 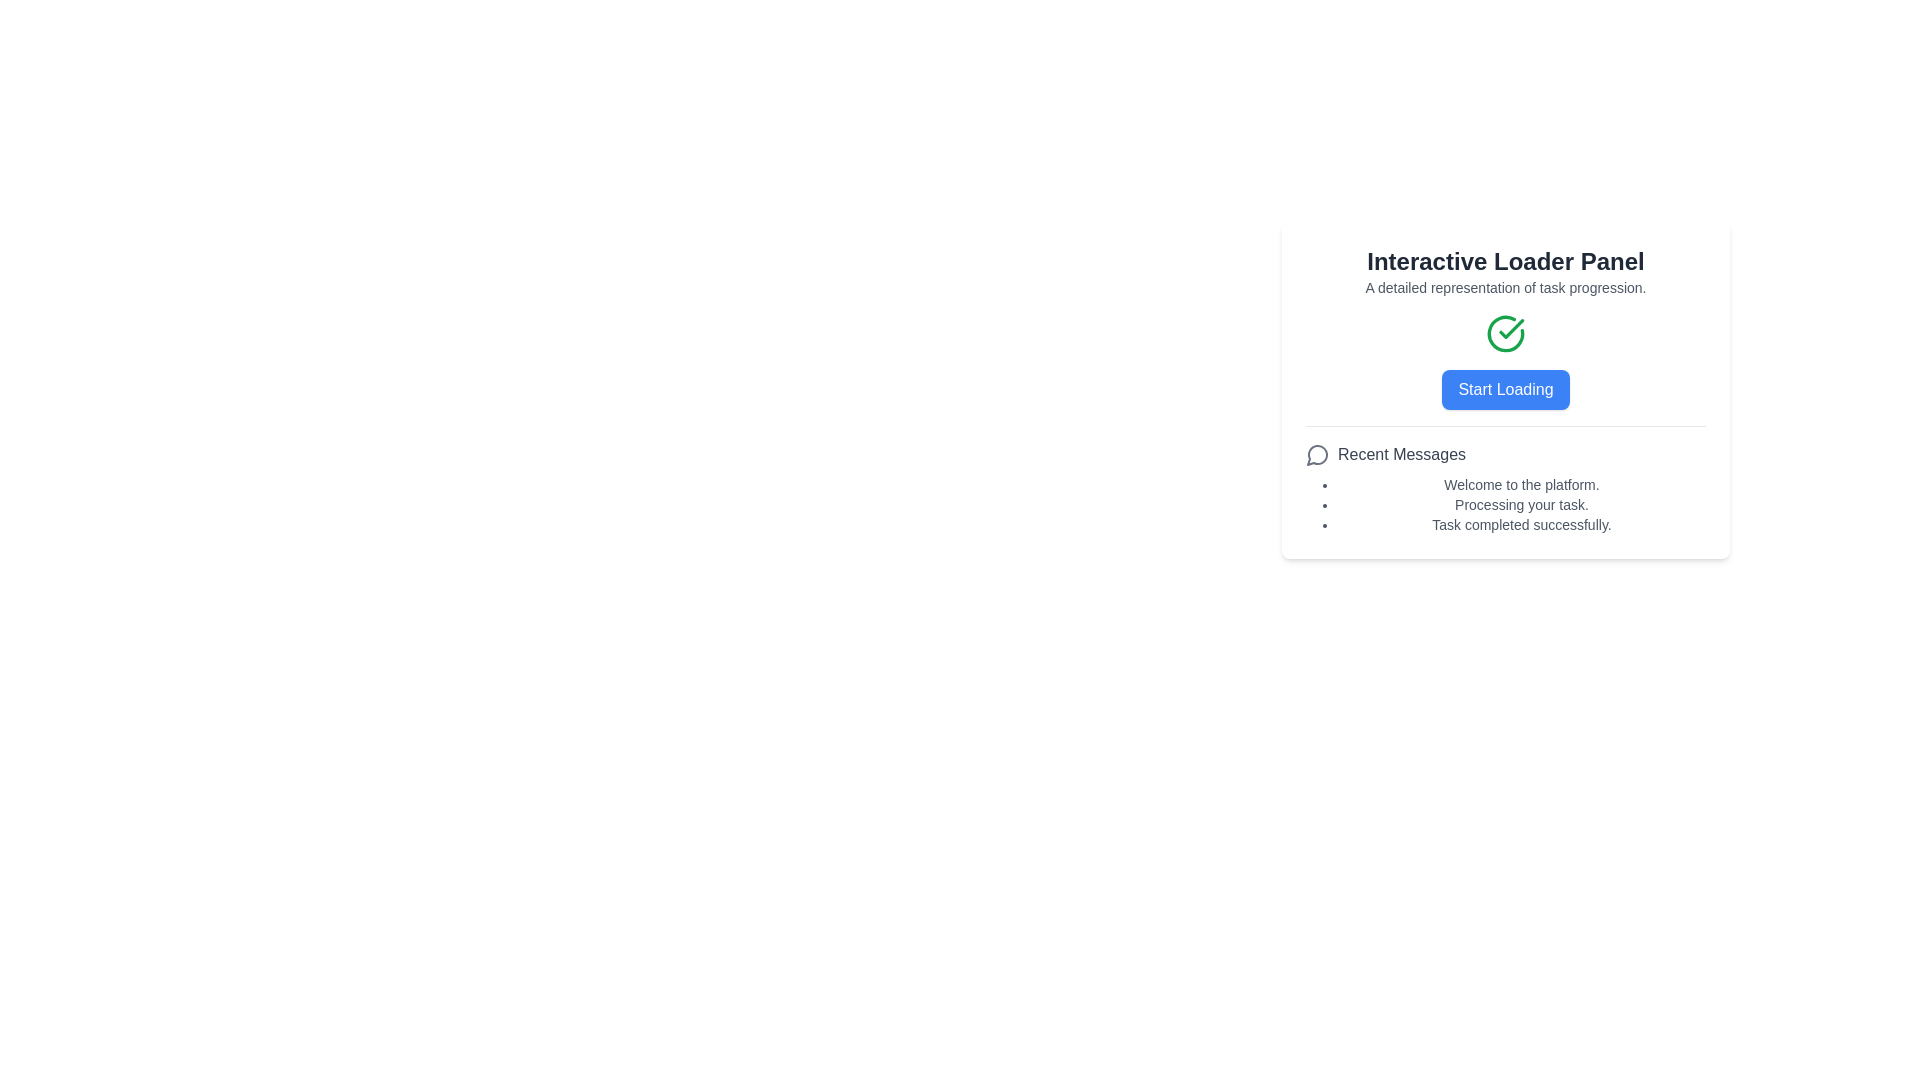 What do you see at coordinates (1506, 362) in the screenshot?
I see `the button within the Interactive section that indicates an actionable step to start a loading process, located in the Interactive Loader Panel` at bounding box center [1506, 362].